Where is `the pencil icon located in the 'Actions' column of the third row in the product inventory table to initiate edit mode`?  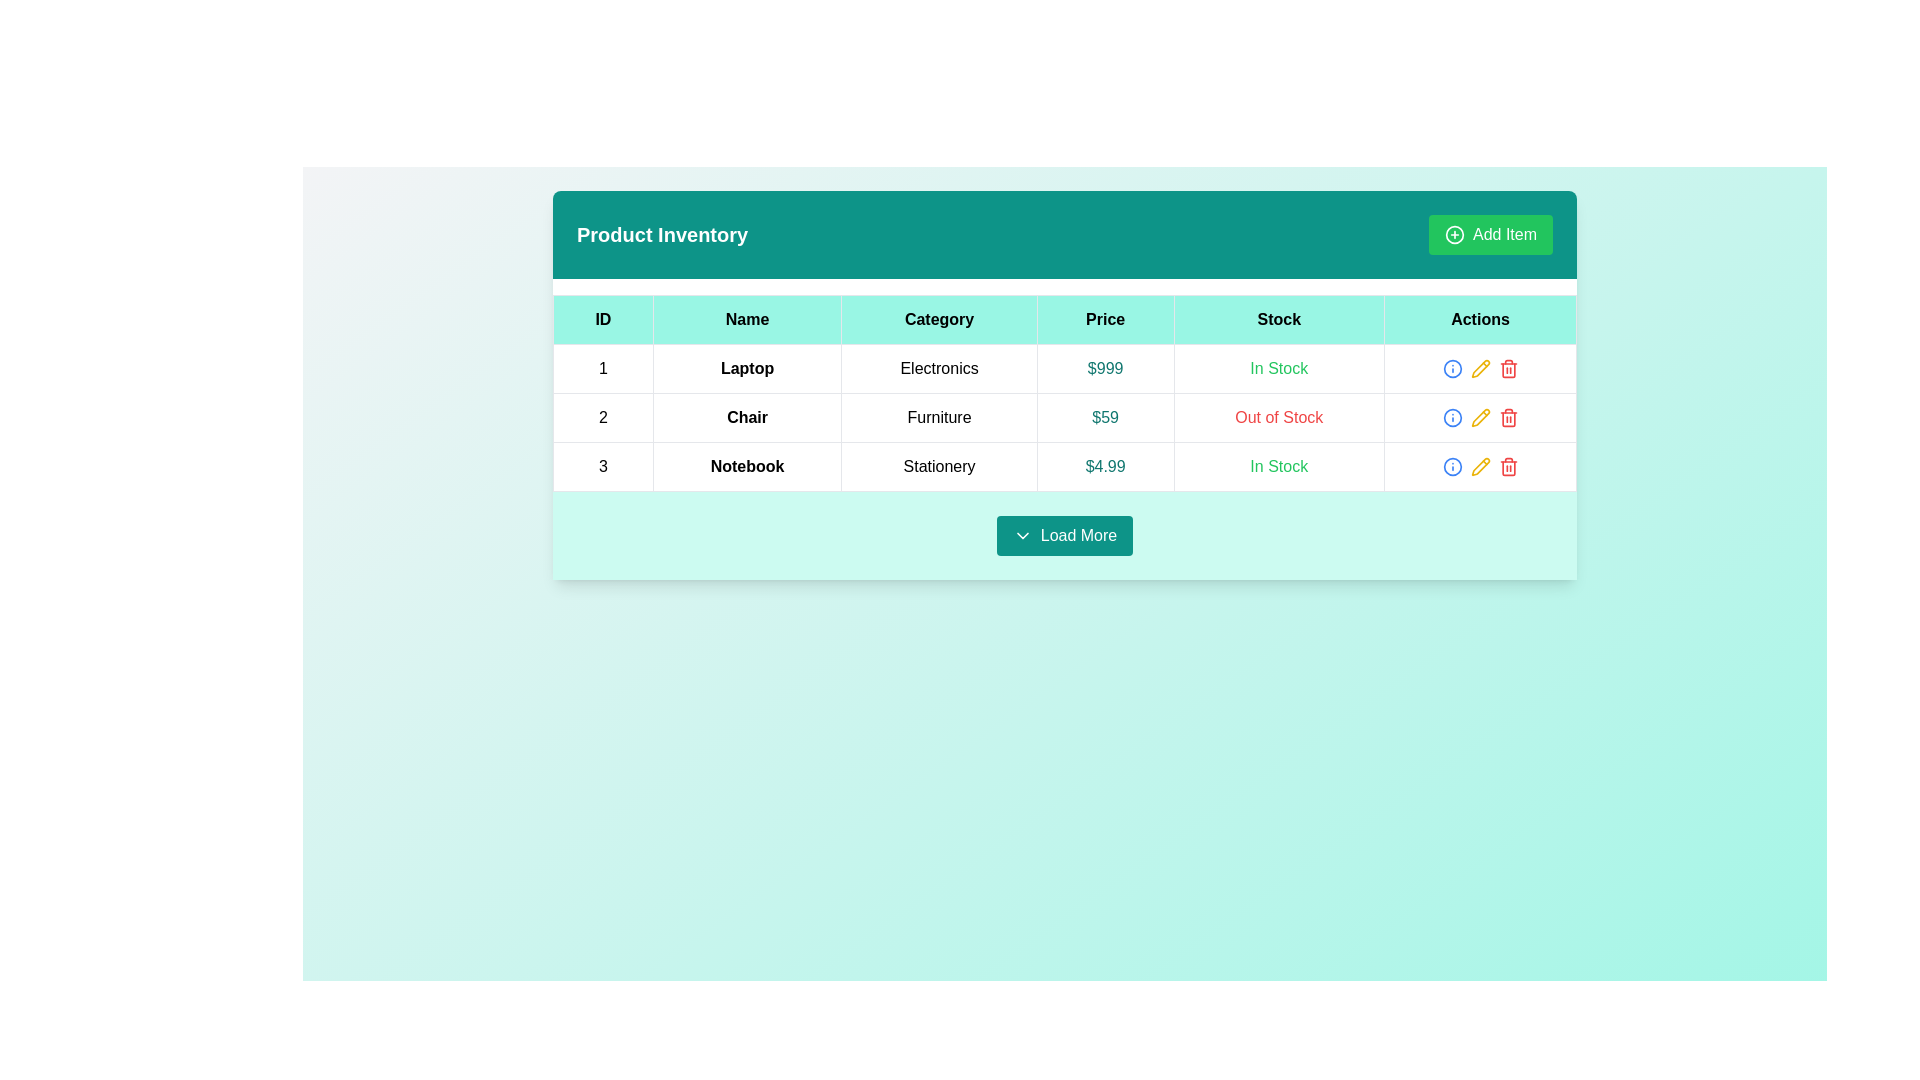
the pencil icon located in the 'Actions' column of the third row in the product inventory table to initiate edit mode is located at coordinates (1480, 369).